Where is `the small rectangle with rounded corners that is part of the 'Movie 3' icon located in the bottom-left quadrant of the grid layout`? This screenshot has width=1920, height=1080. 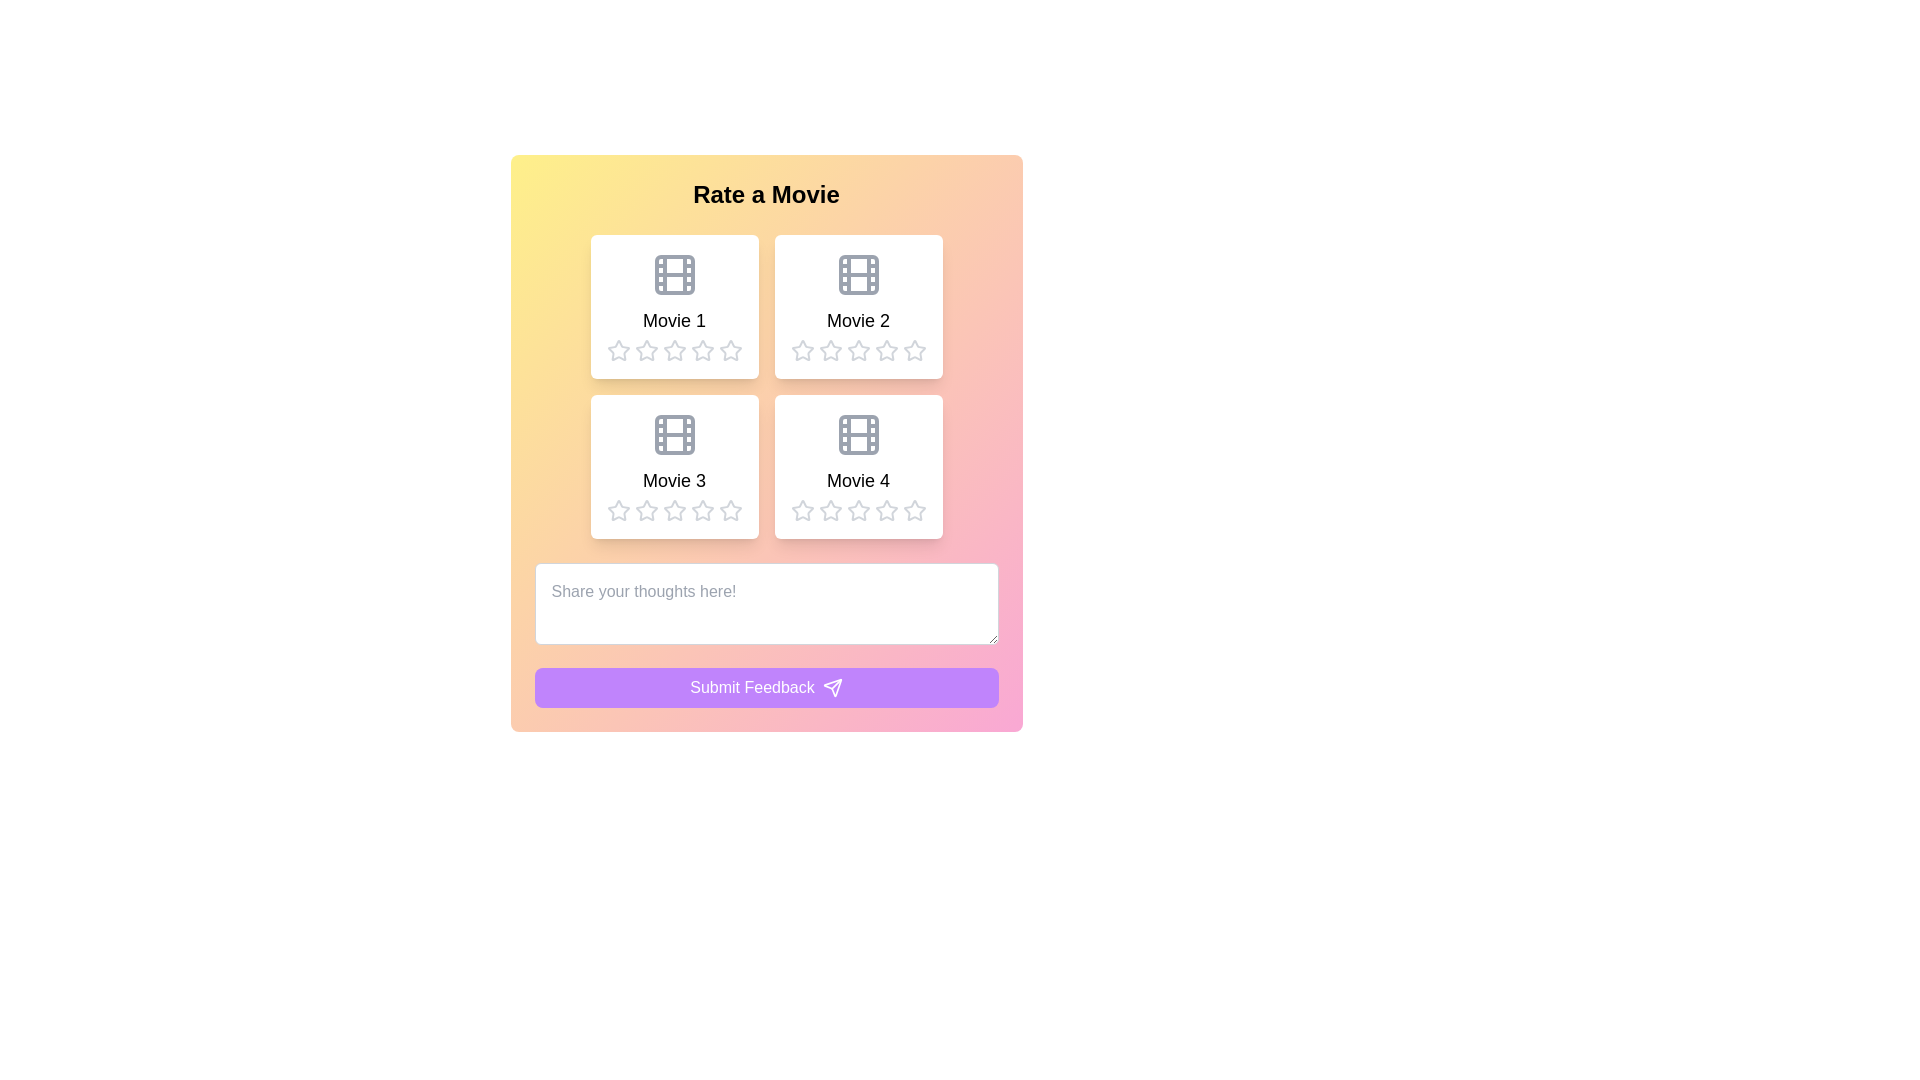
the small rectangle with rounded corners that is part of the 'Movie 3' icon located in the bottom-left quadrant of the grid layout is located at coordinates (674, 434).